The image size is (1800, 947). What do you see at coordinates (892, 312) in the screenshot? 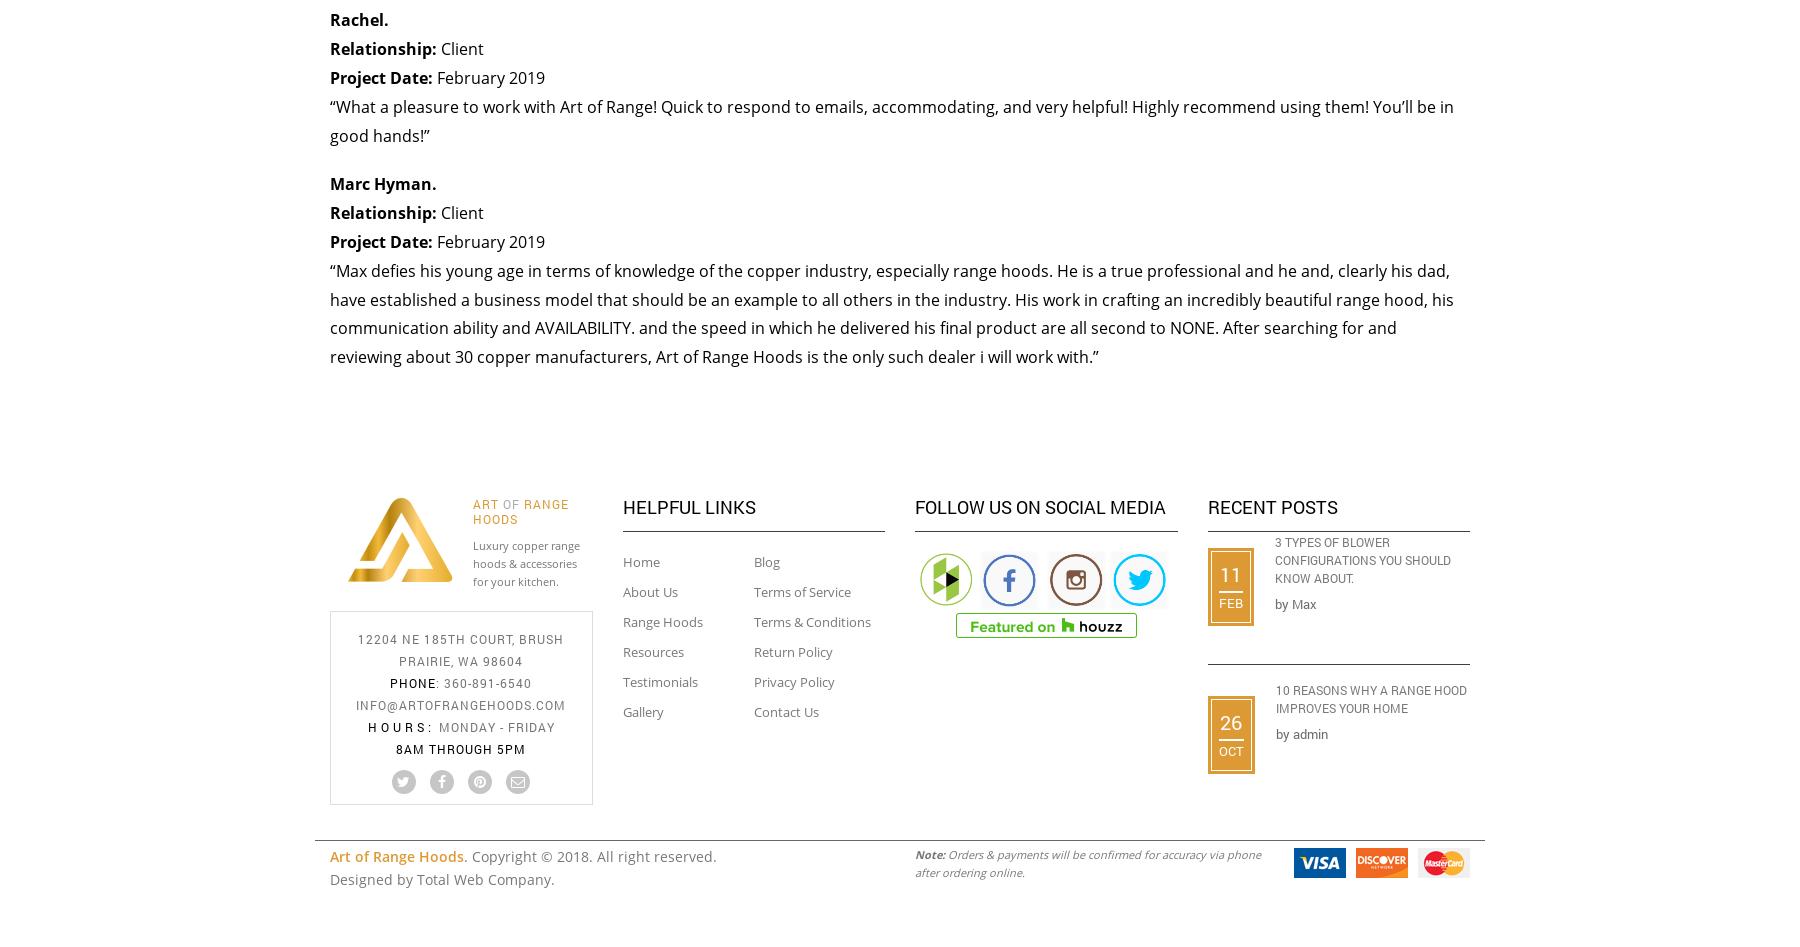
I see `'“Max defies his young age in terms of knowledge of the copper industry, especially range hoods. He is a true professional and he and, clearly his dad, have established a business model that should be an example to all others in the industry. His work in crafting an incredibly beautiful range hood, his communication ability and AVAILABILITY. and the speed in which he delivered his final product are all second to NONE. After searching for and reviewing about 30 copper manufacturers, Art of Range Hoods is the only such dealer i will work with.”'` at bounding box center [892, 312].